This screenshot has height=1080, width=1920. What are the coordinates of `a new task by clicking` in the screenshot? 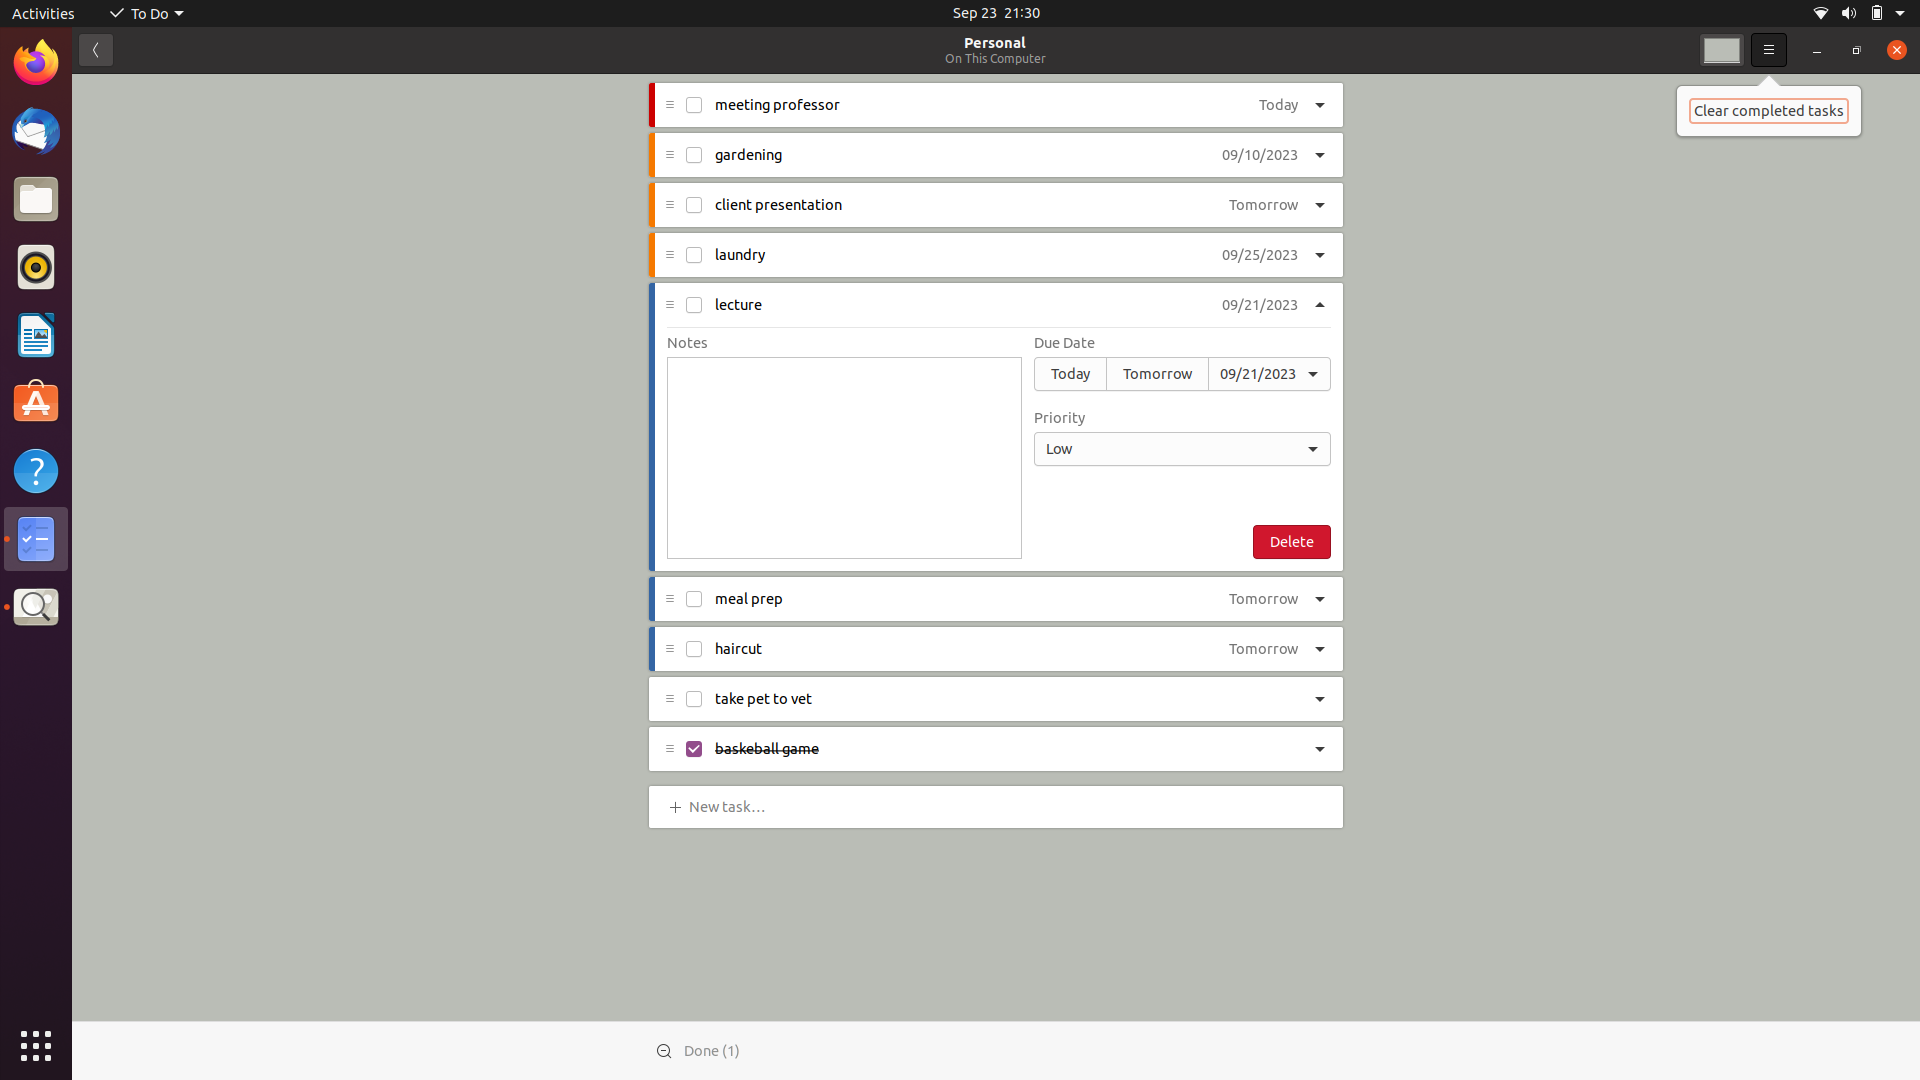 It's located at (730, 804).